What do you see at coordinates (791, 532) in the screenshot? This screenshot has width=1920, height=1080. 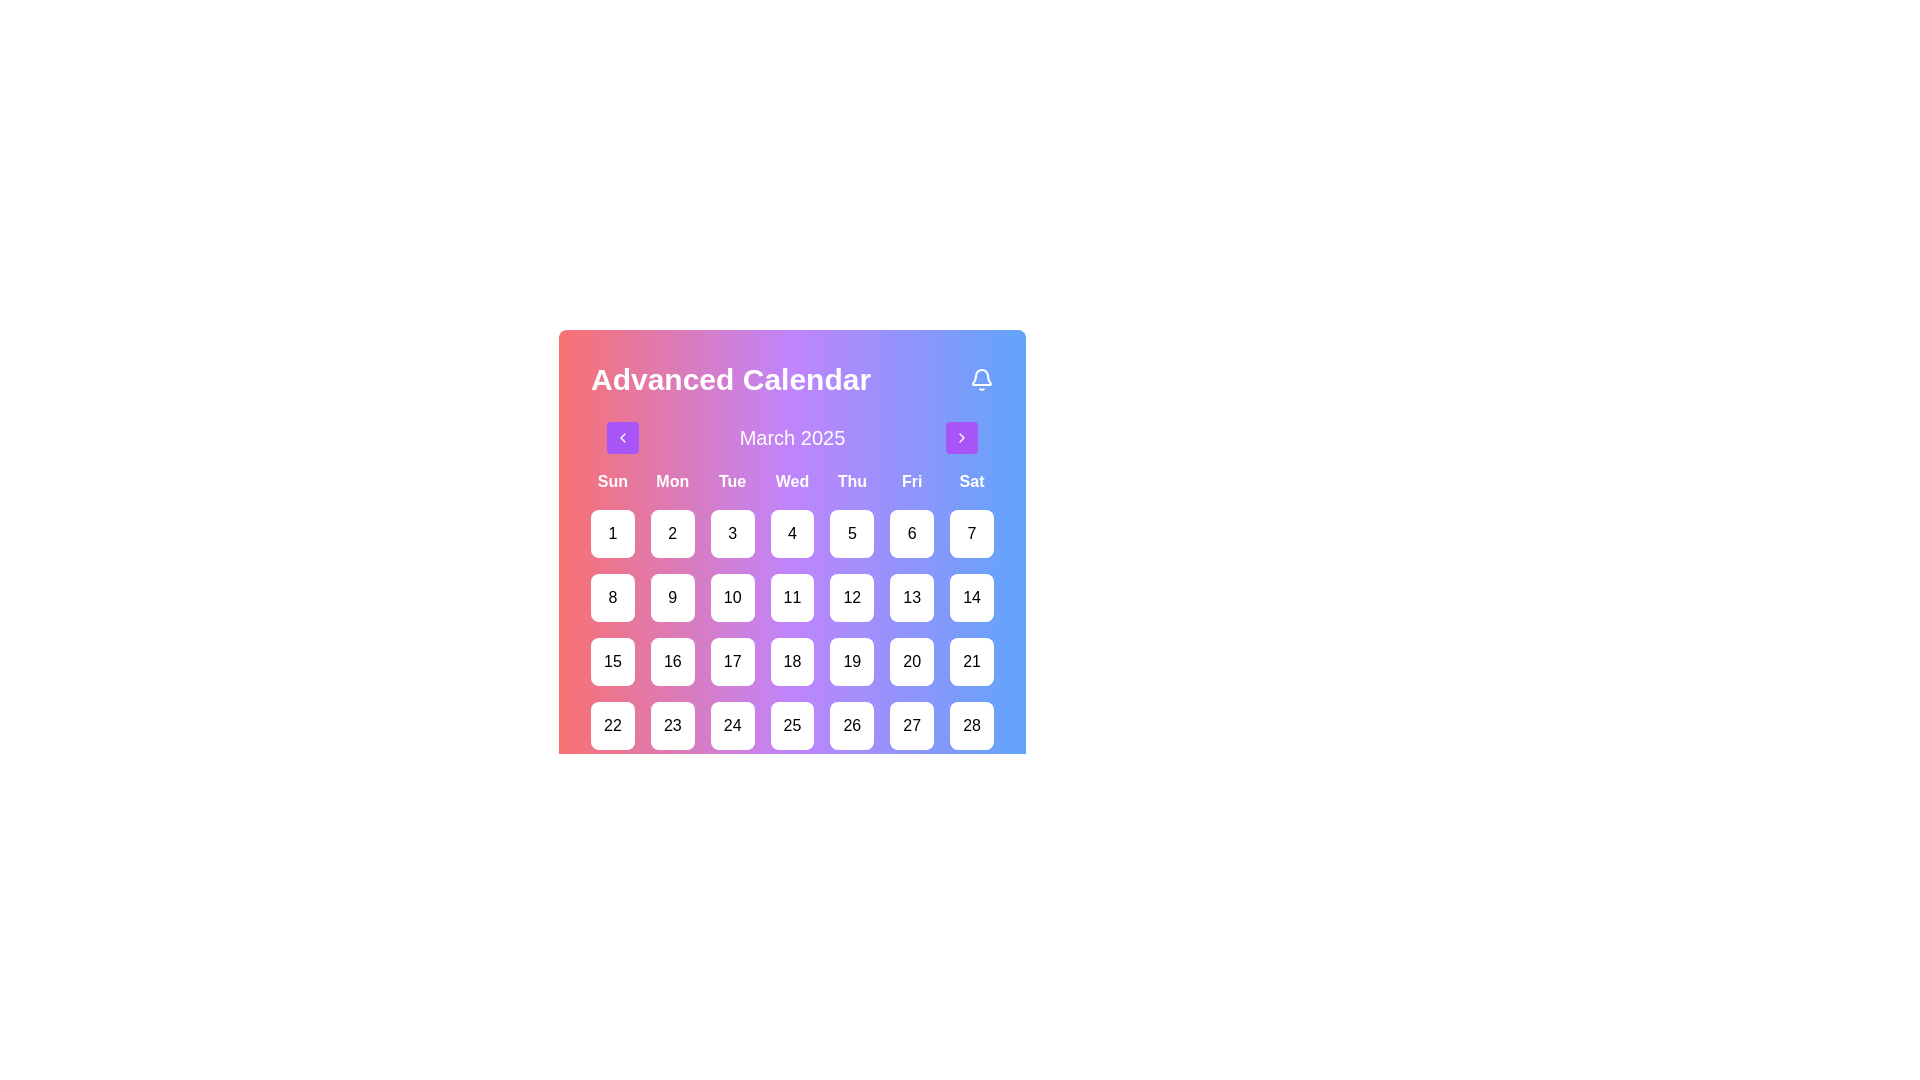 I see `the calendar cell displaying the date '4', which is a rounded square with a white background and black text, located under the 'Wed' column` at bounding box center [791, 532].